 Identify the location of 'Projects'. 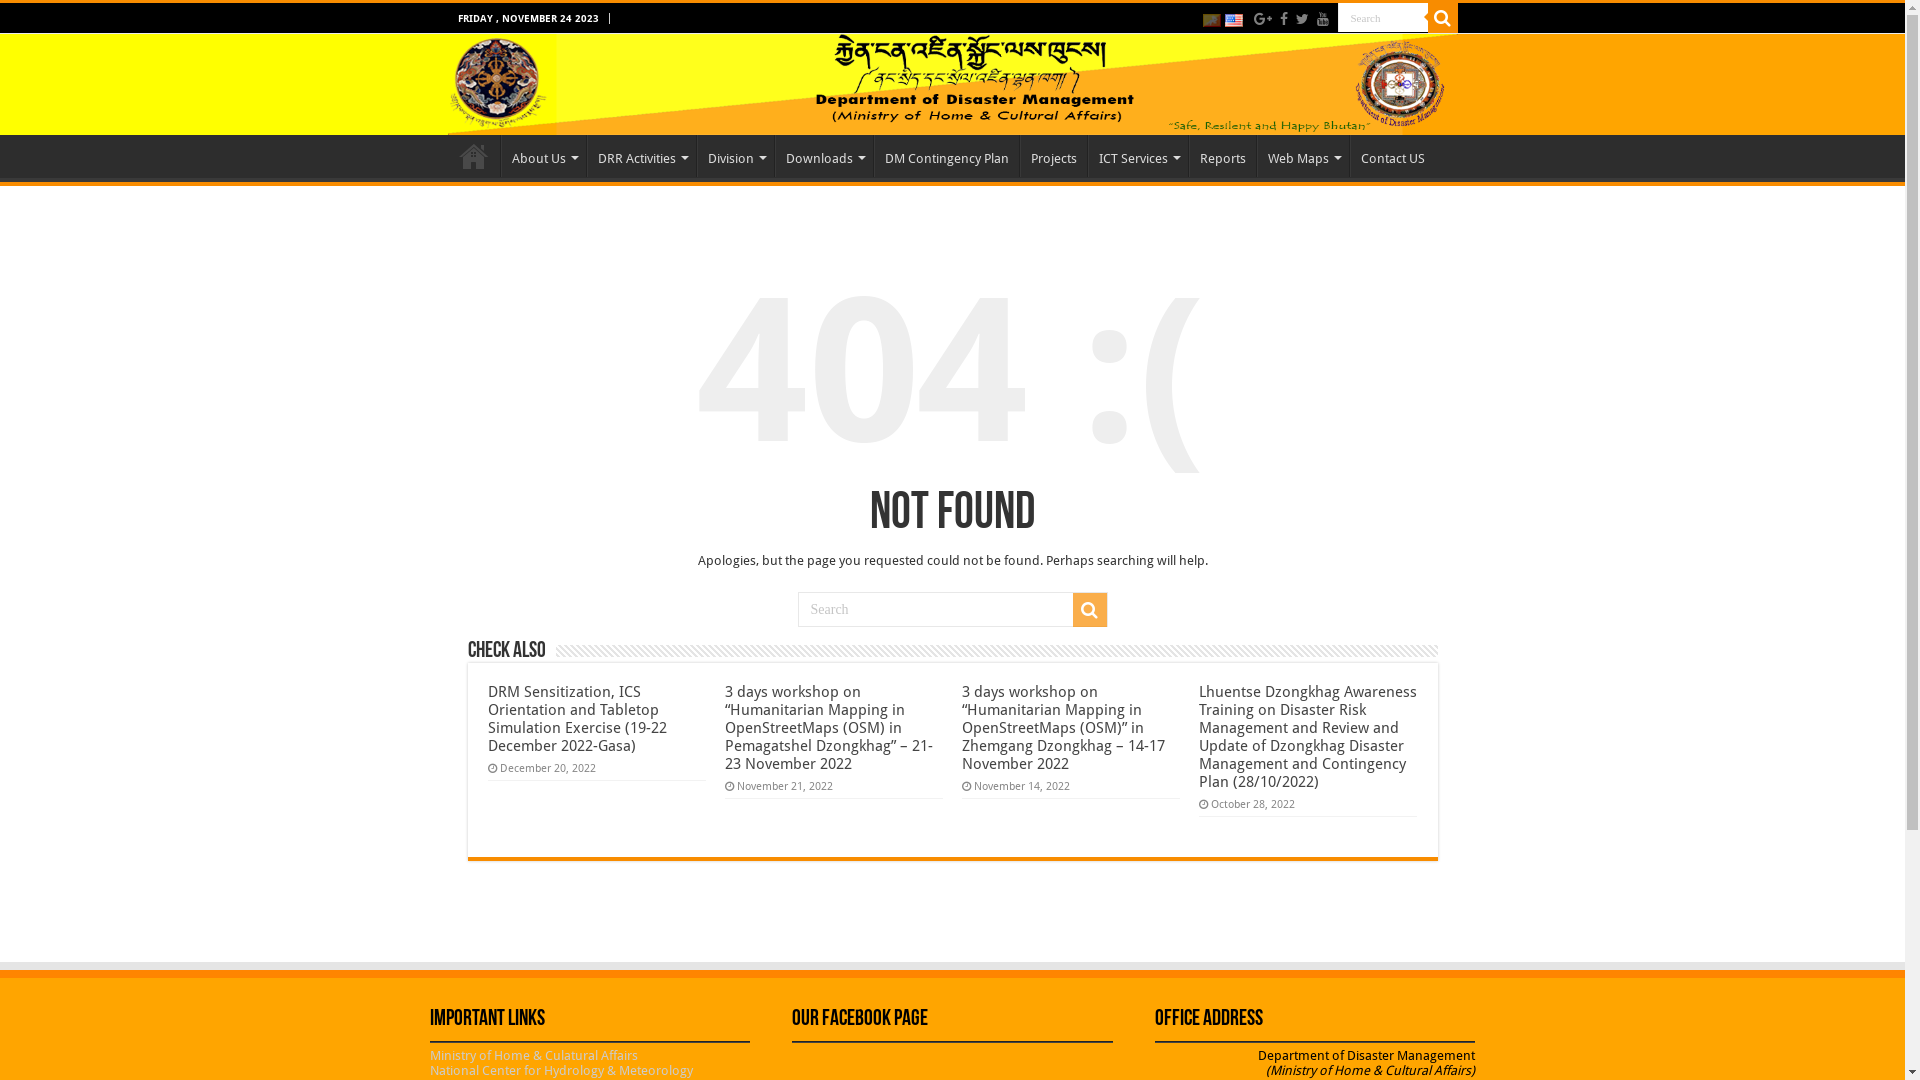
(1052, 154).